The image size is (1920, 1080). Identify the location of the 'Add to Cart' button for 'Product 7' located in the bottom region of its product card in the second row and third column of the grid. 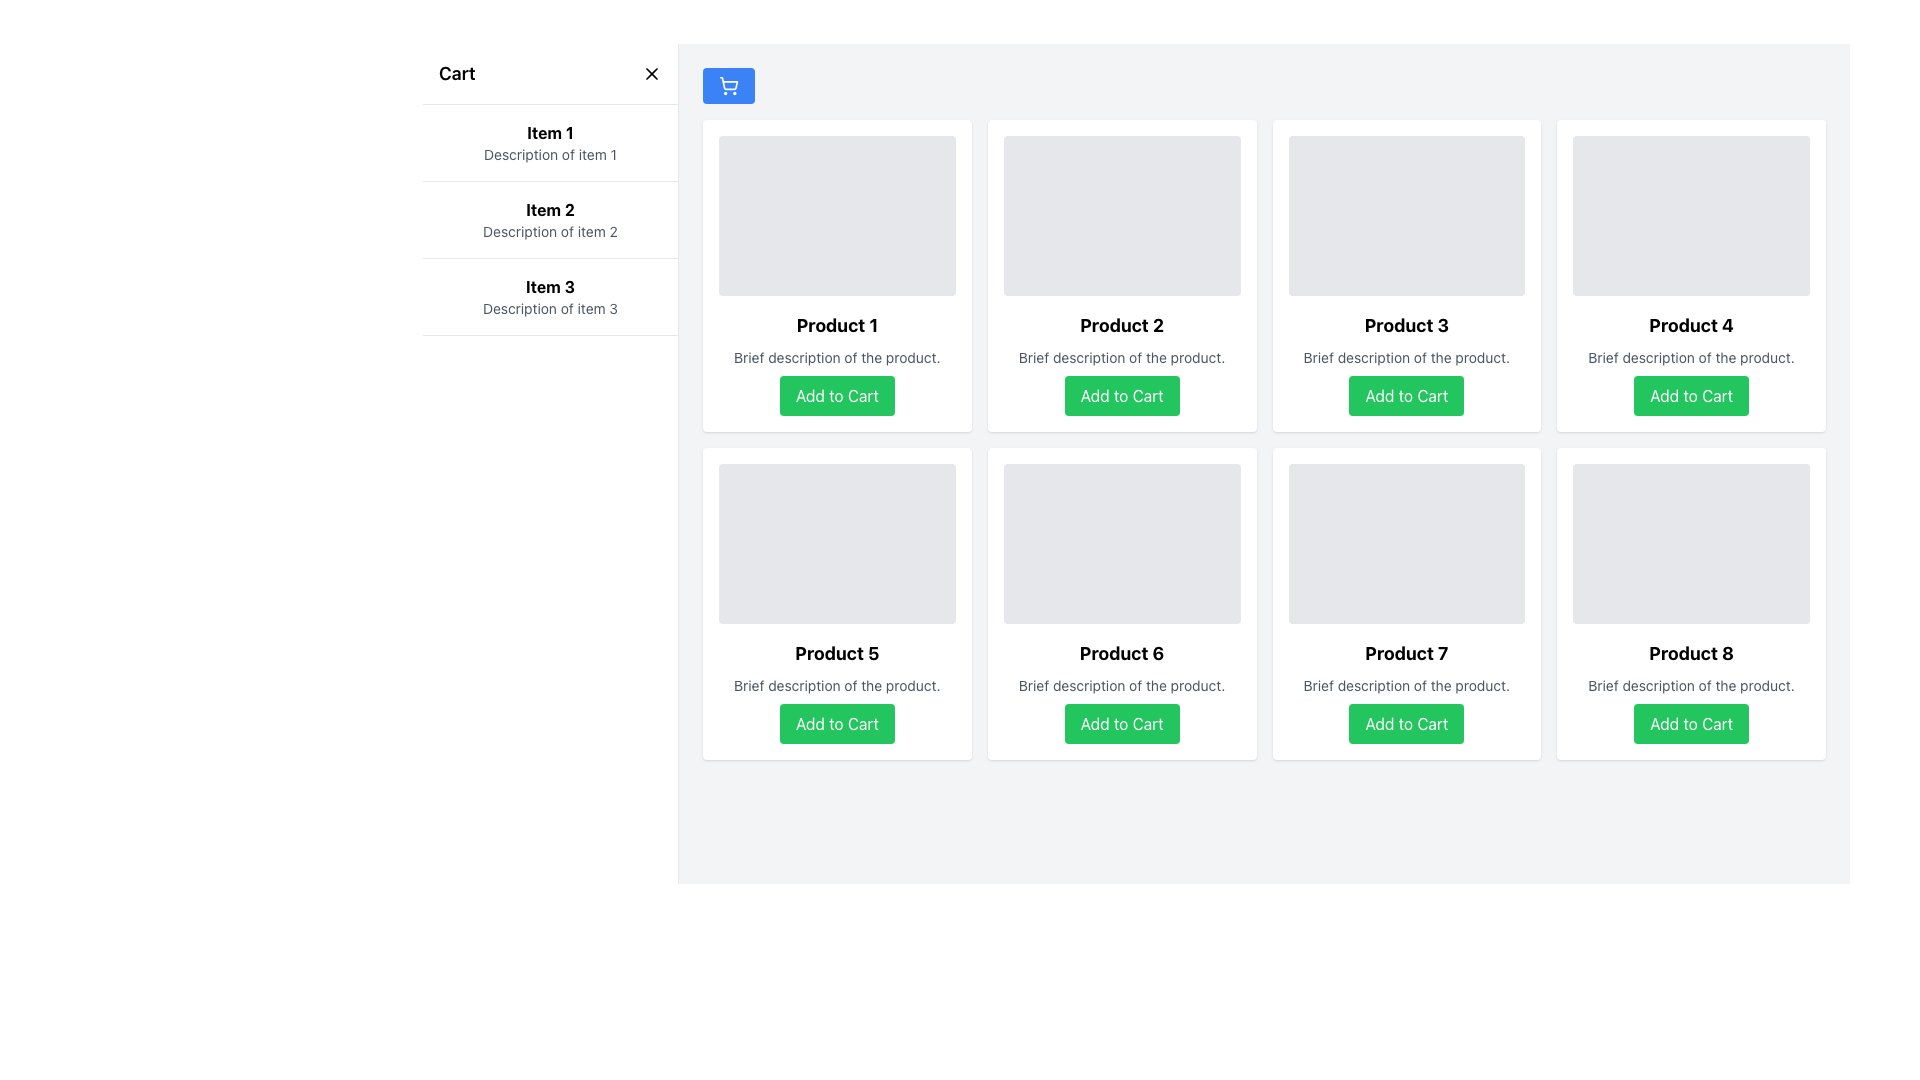
(1405, 724).